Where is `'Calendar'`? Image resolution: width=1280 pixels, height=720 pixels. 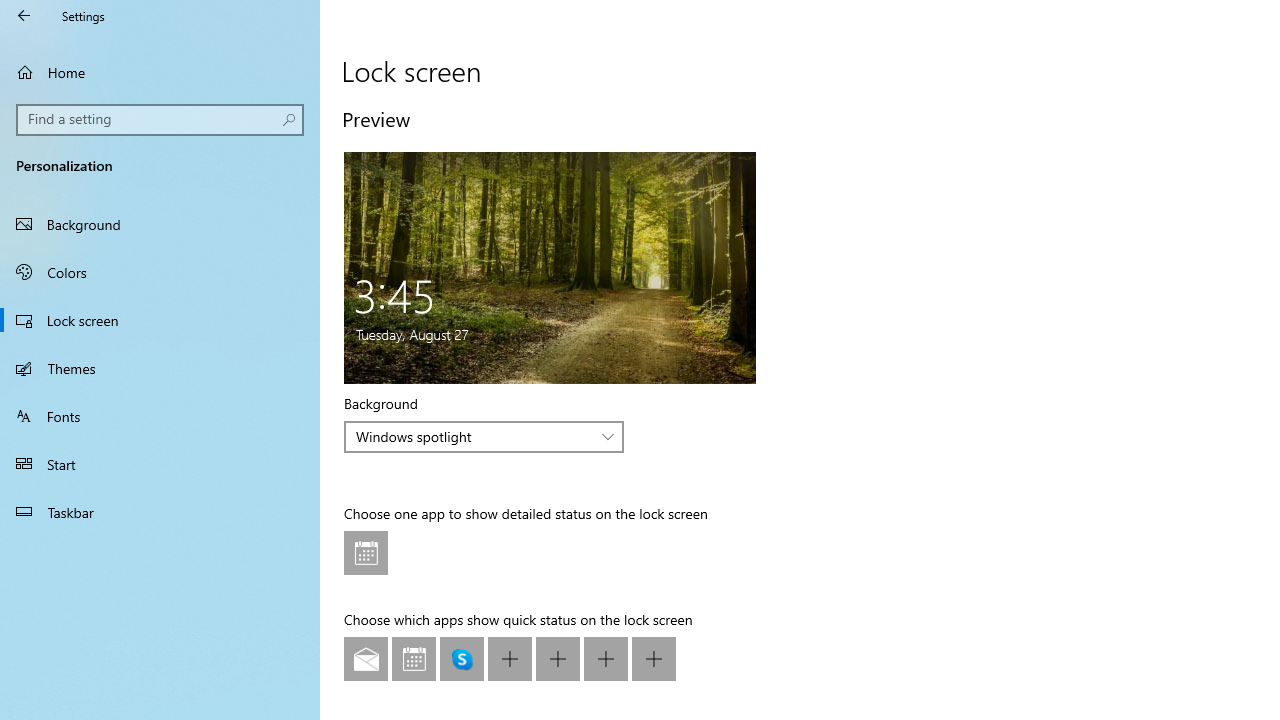 'Calendar' is located at coordinates (413, 659).